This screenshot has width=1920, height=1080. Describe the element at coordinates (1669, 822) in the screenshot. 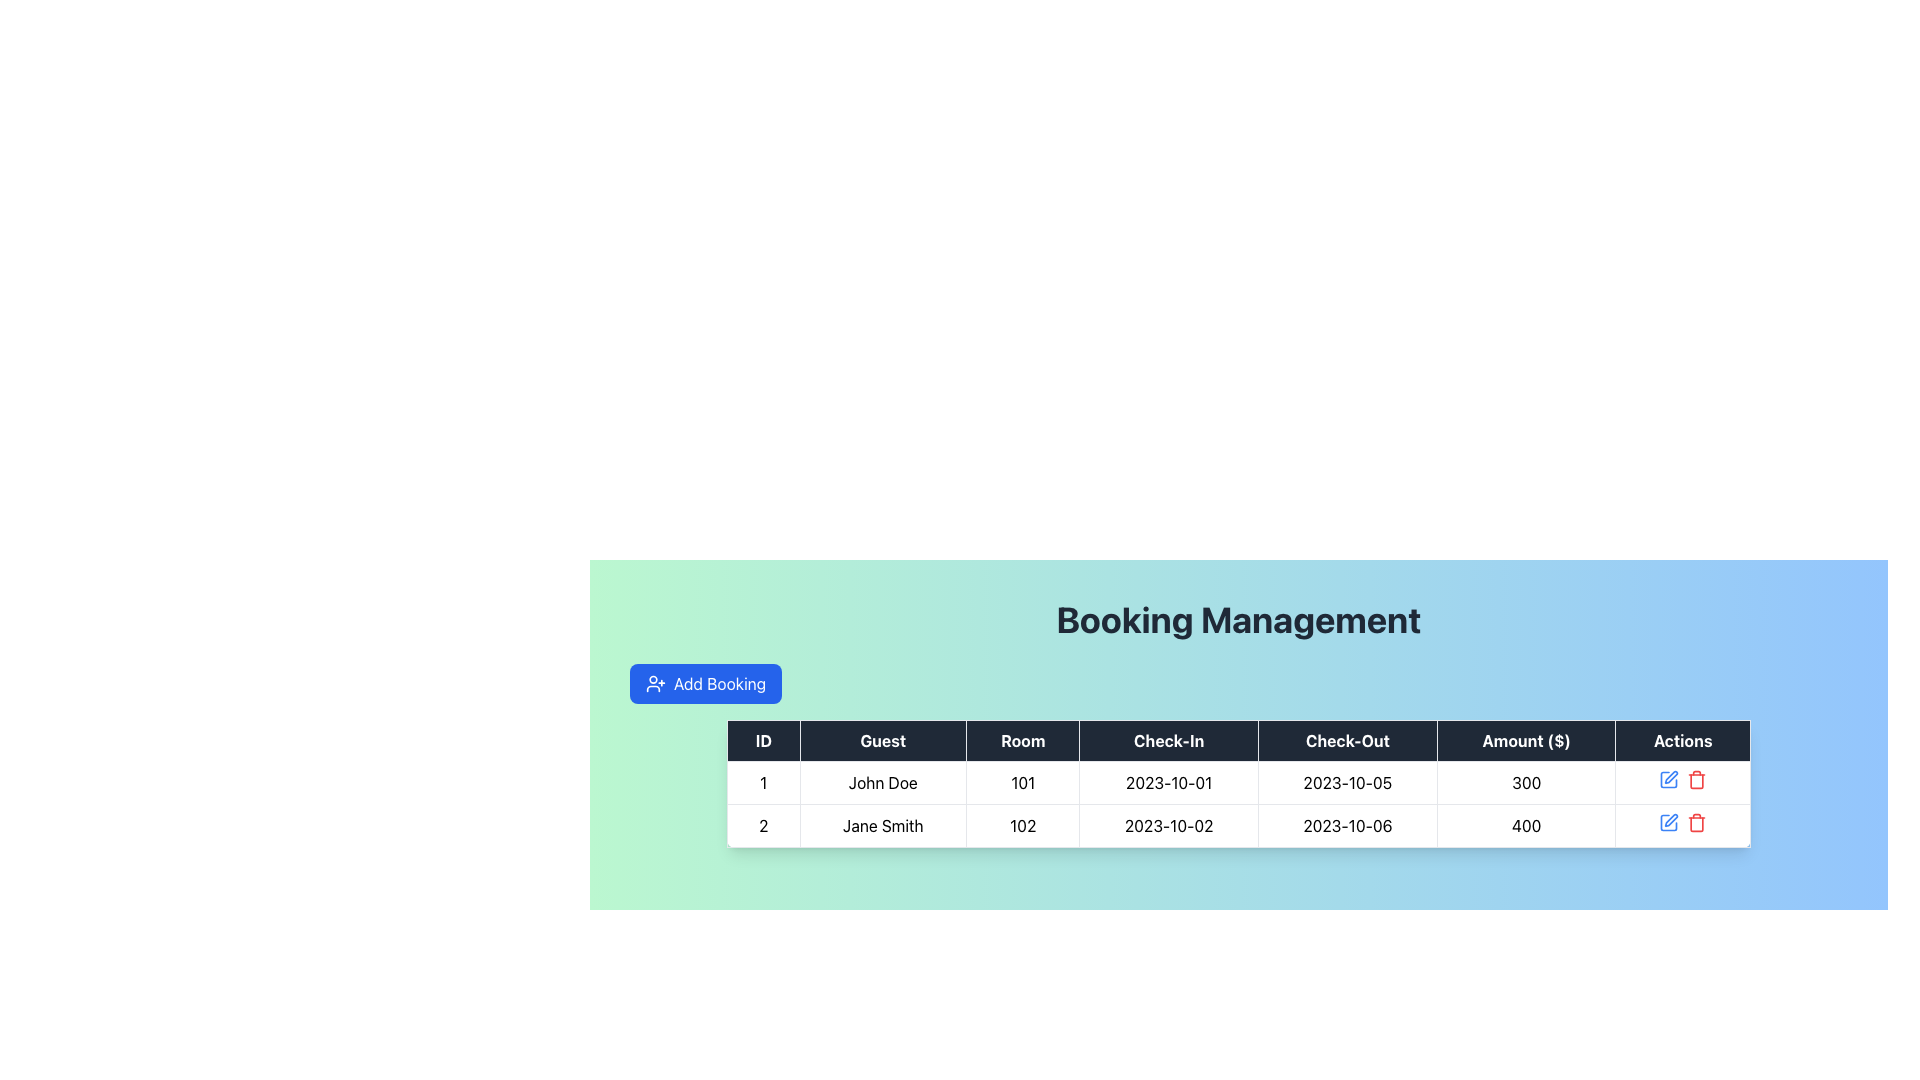

I see `the pen icon located in the 'Actions' column of the second row in the data table, which is related to 'Jane Smith', to initiate an edit action` at that location.